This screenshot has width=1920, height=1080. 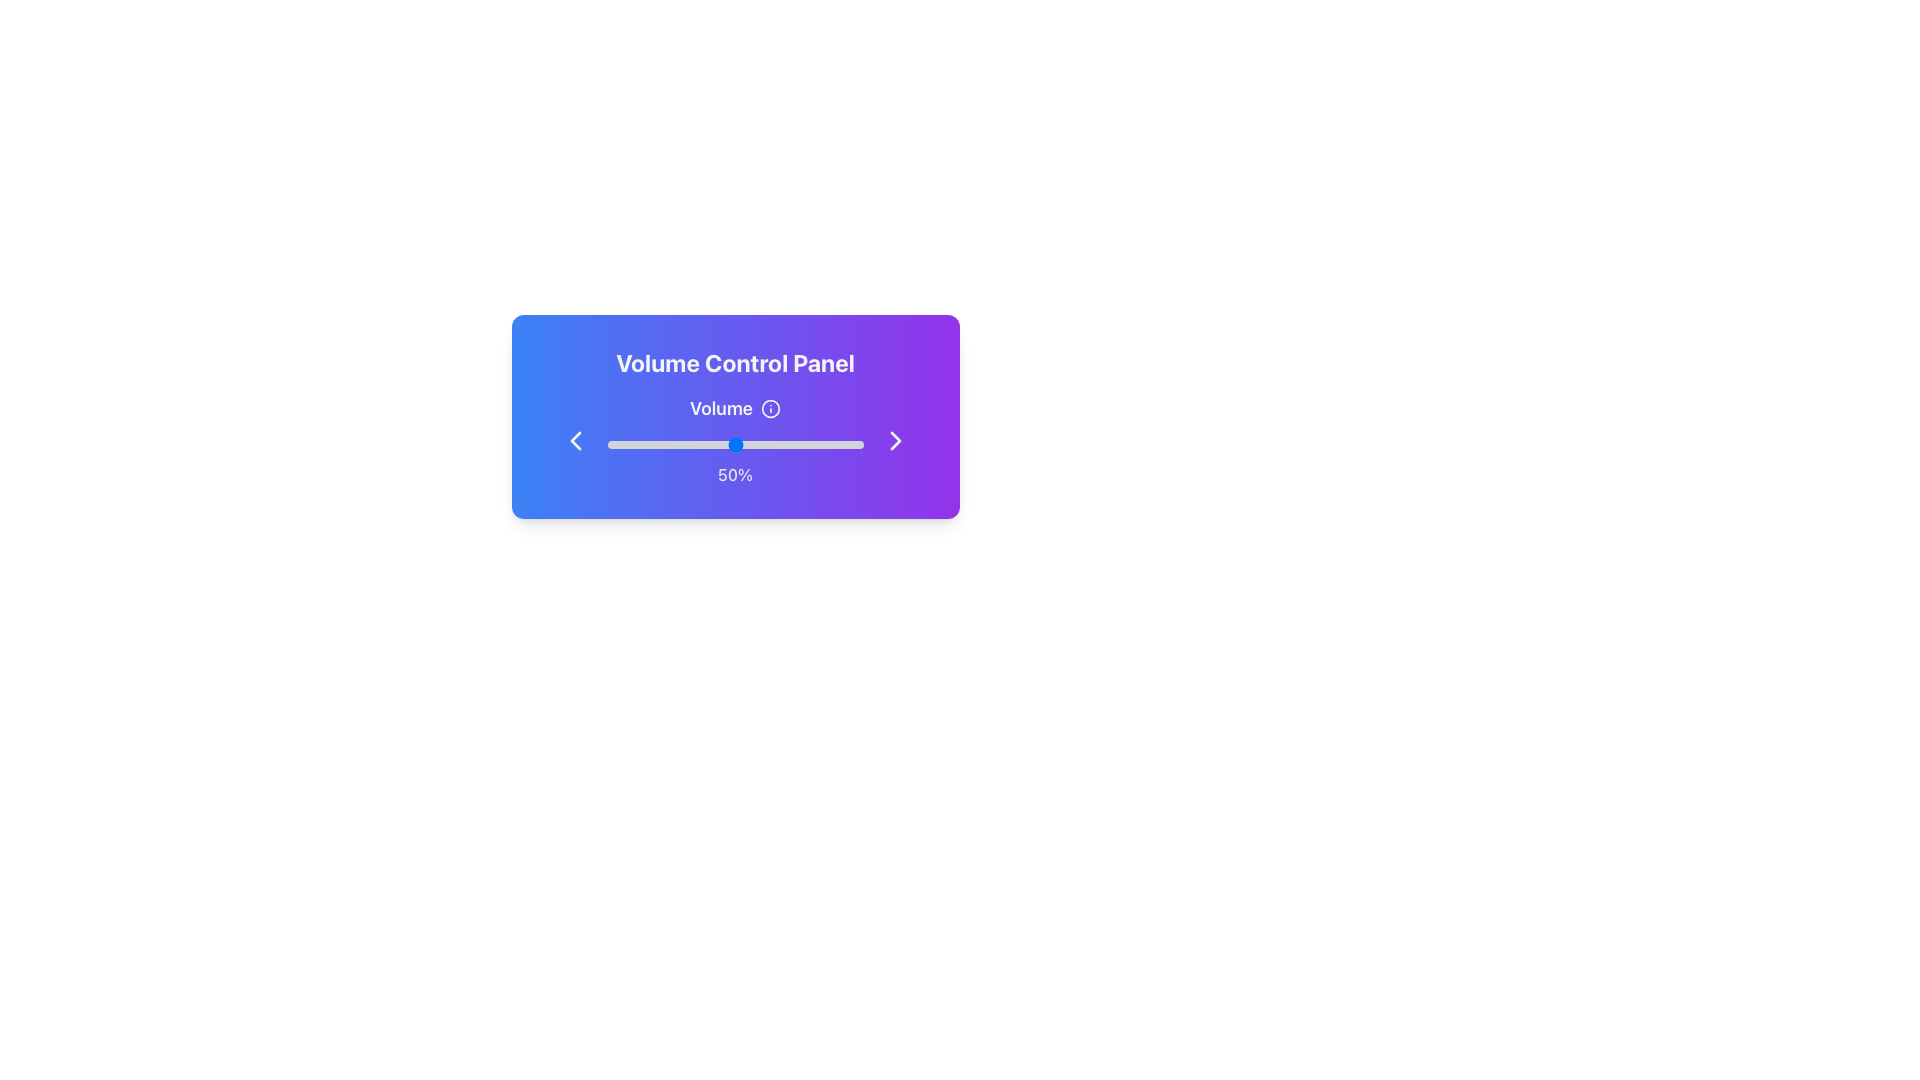 I want to click on the volume level, so click(x=777, y=443).